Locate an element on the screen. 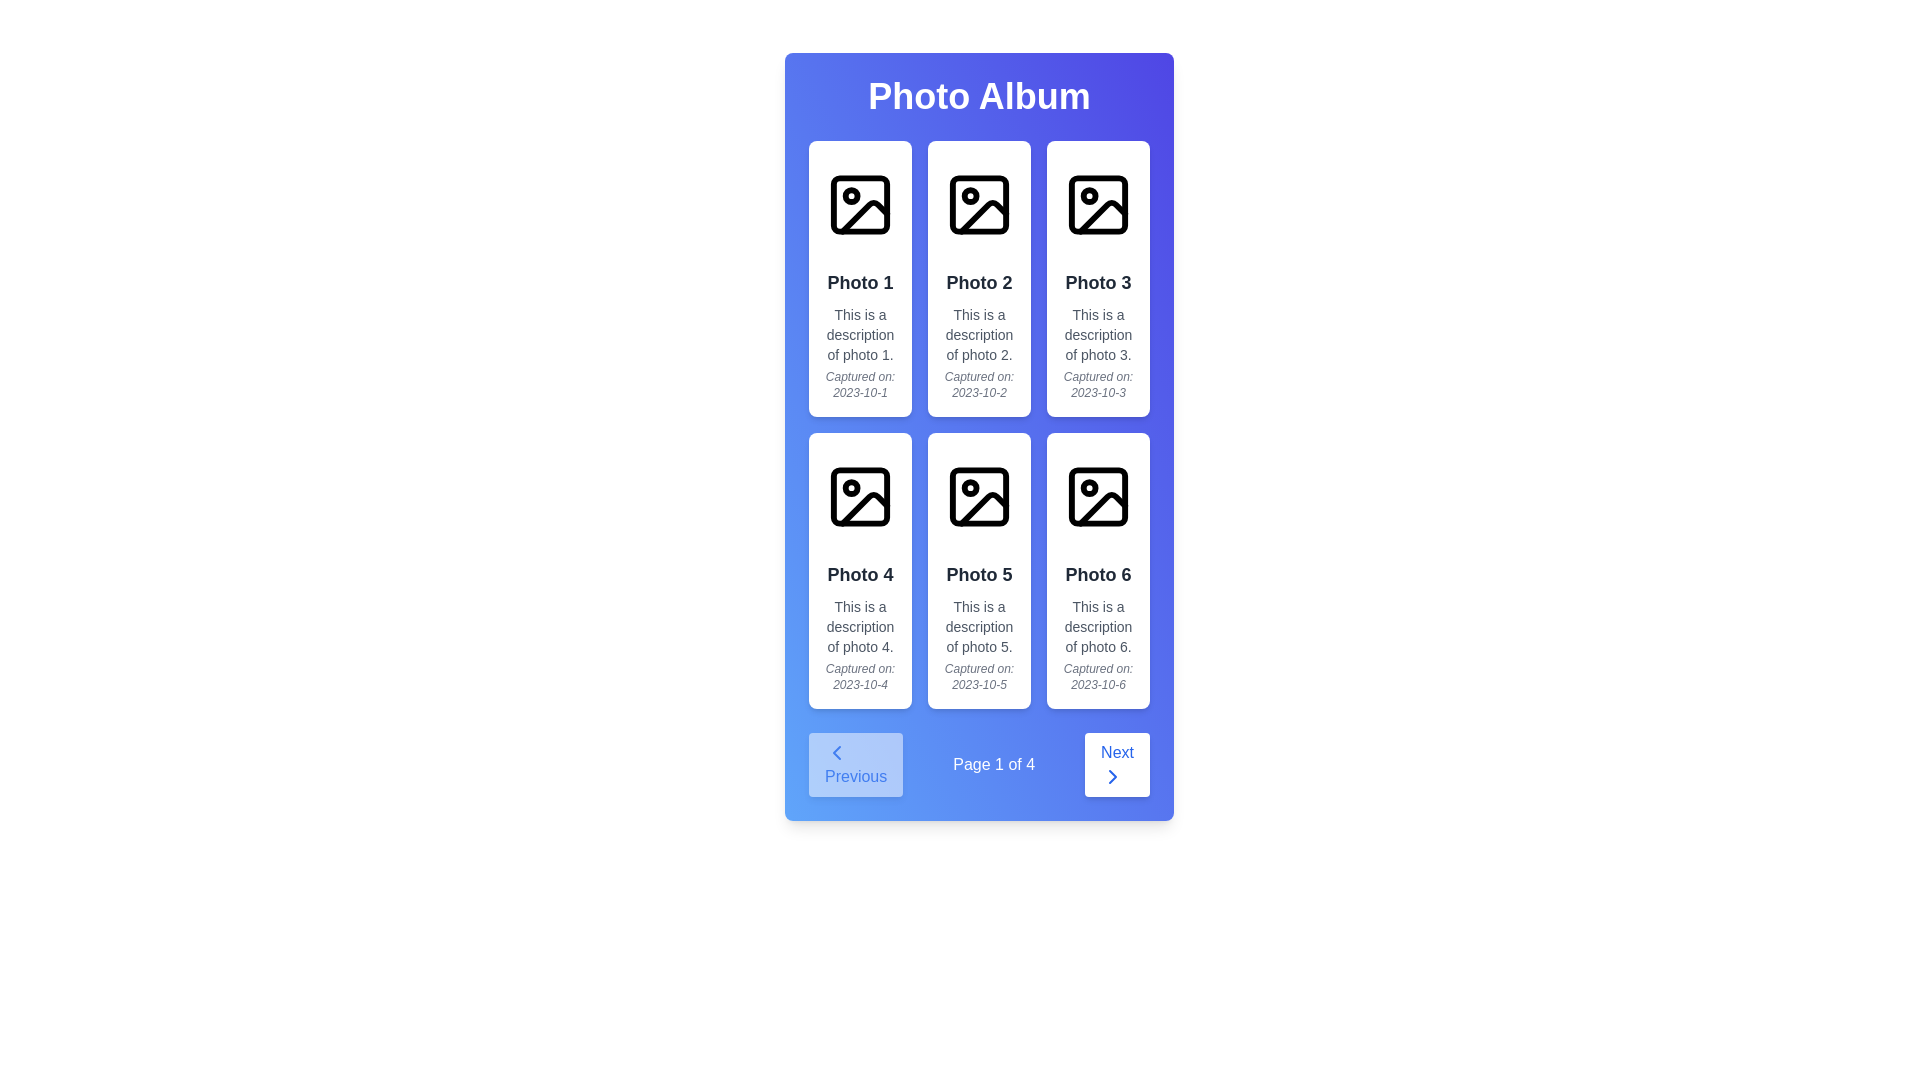 This screenshot has width=1920, height=1080. the Image placeholder icon located in the center of the tile labeled 'Photo 5' is located at coordinates (979, 496).